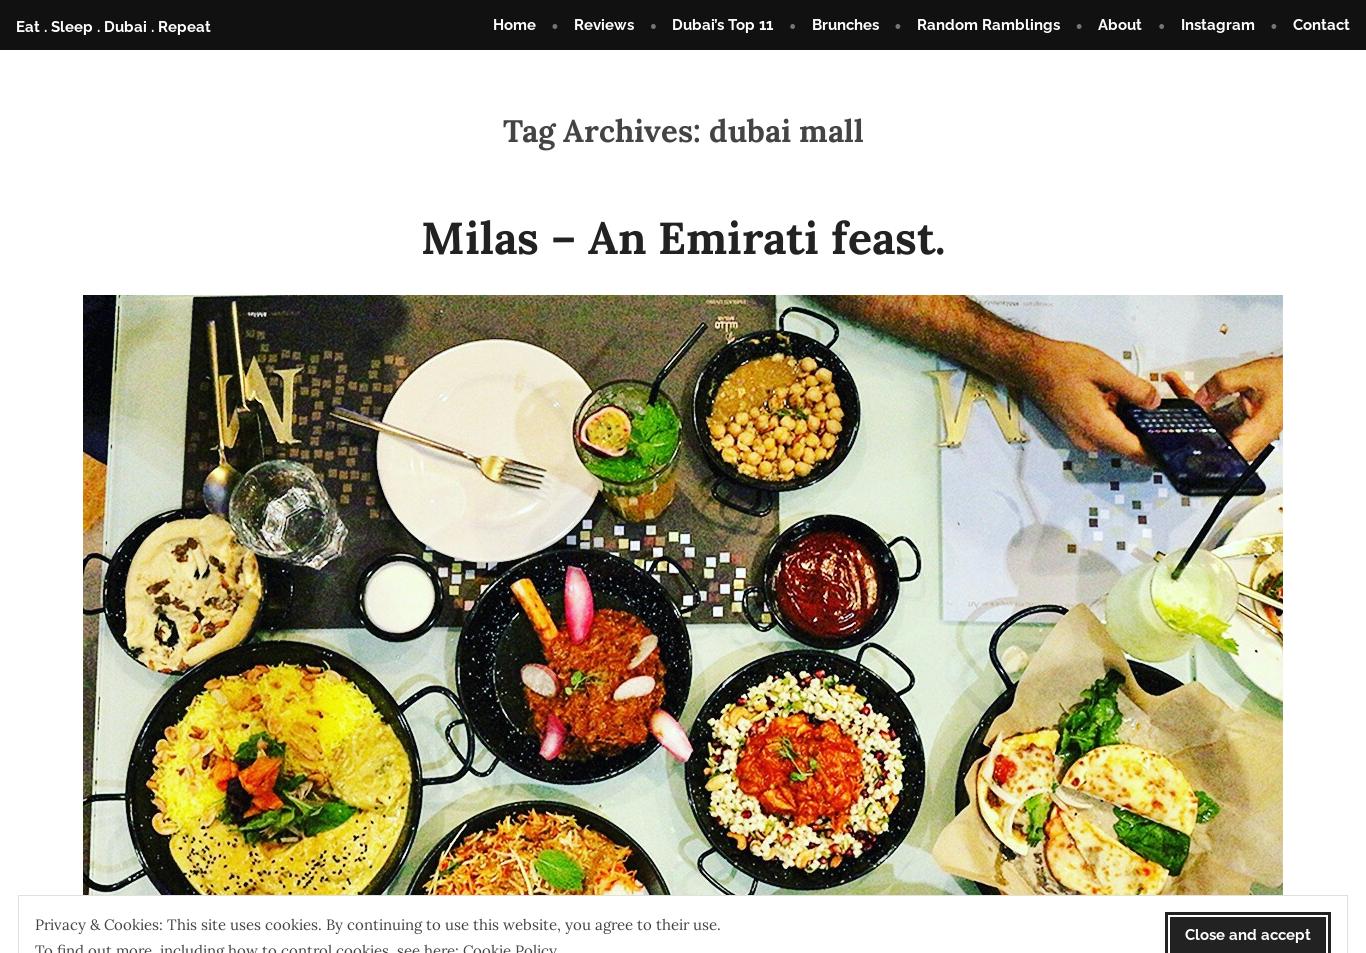  I want to click on 'Eat  .  Sleep  .  Dubai   .  Repeat', so click(113, 25).